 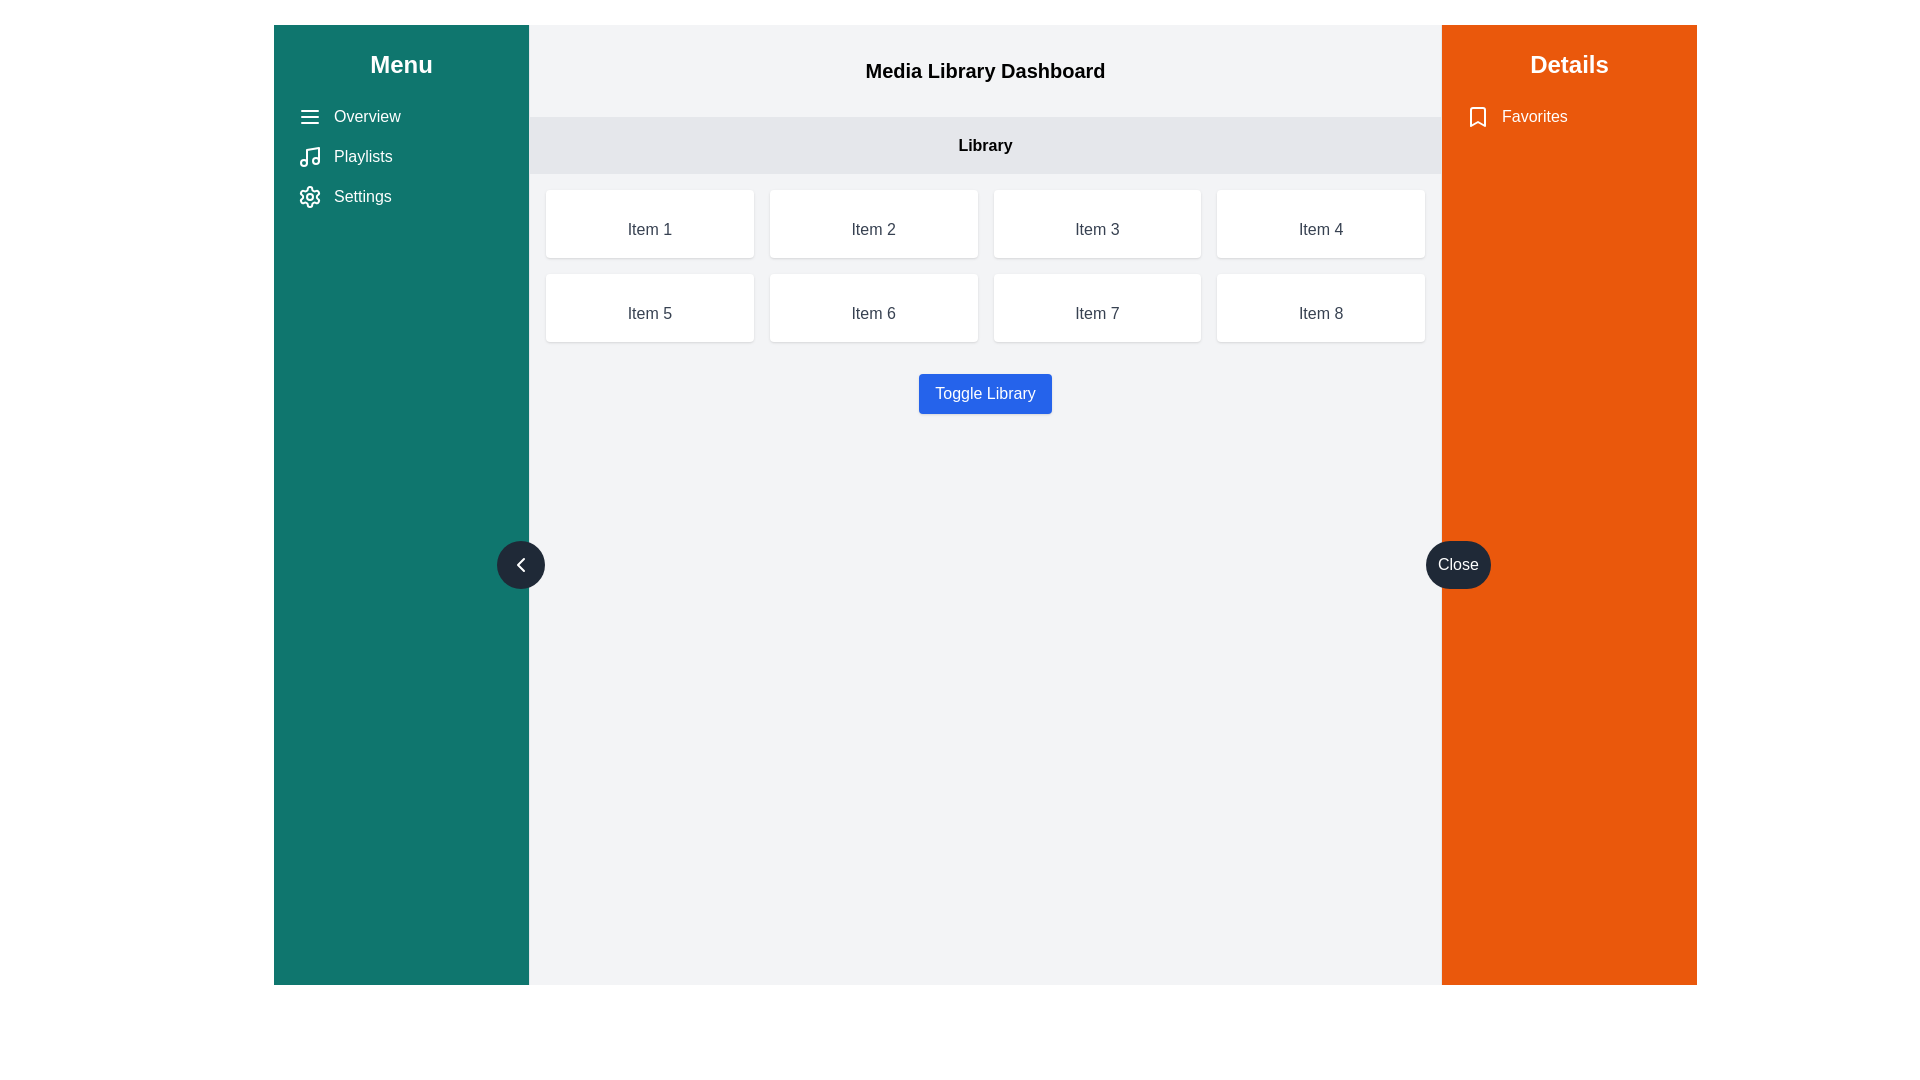 What do you see at coordinates (1458, 564) in the screenshot?
I see `the close button located on the left edge of the 'Details' section` at bounding box center [1458, 564].